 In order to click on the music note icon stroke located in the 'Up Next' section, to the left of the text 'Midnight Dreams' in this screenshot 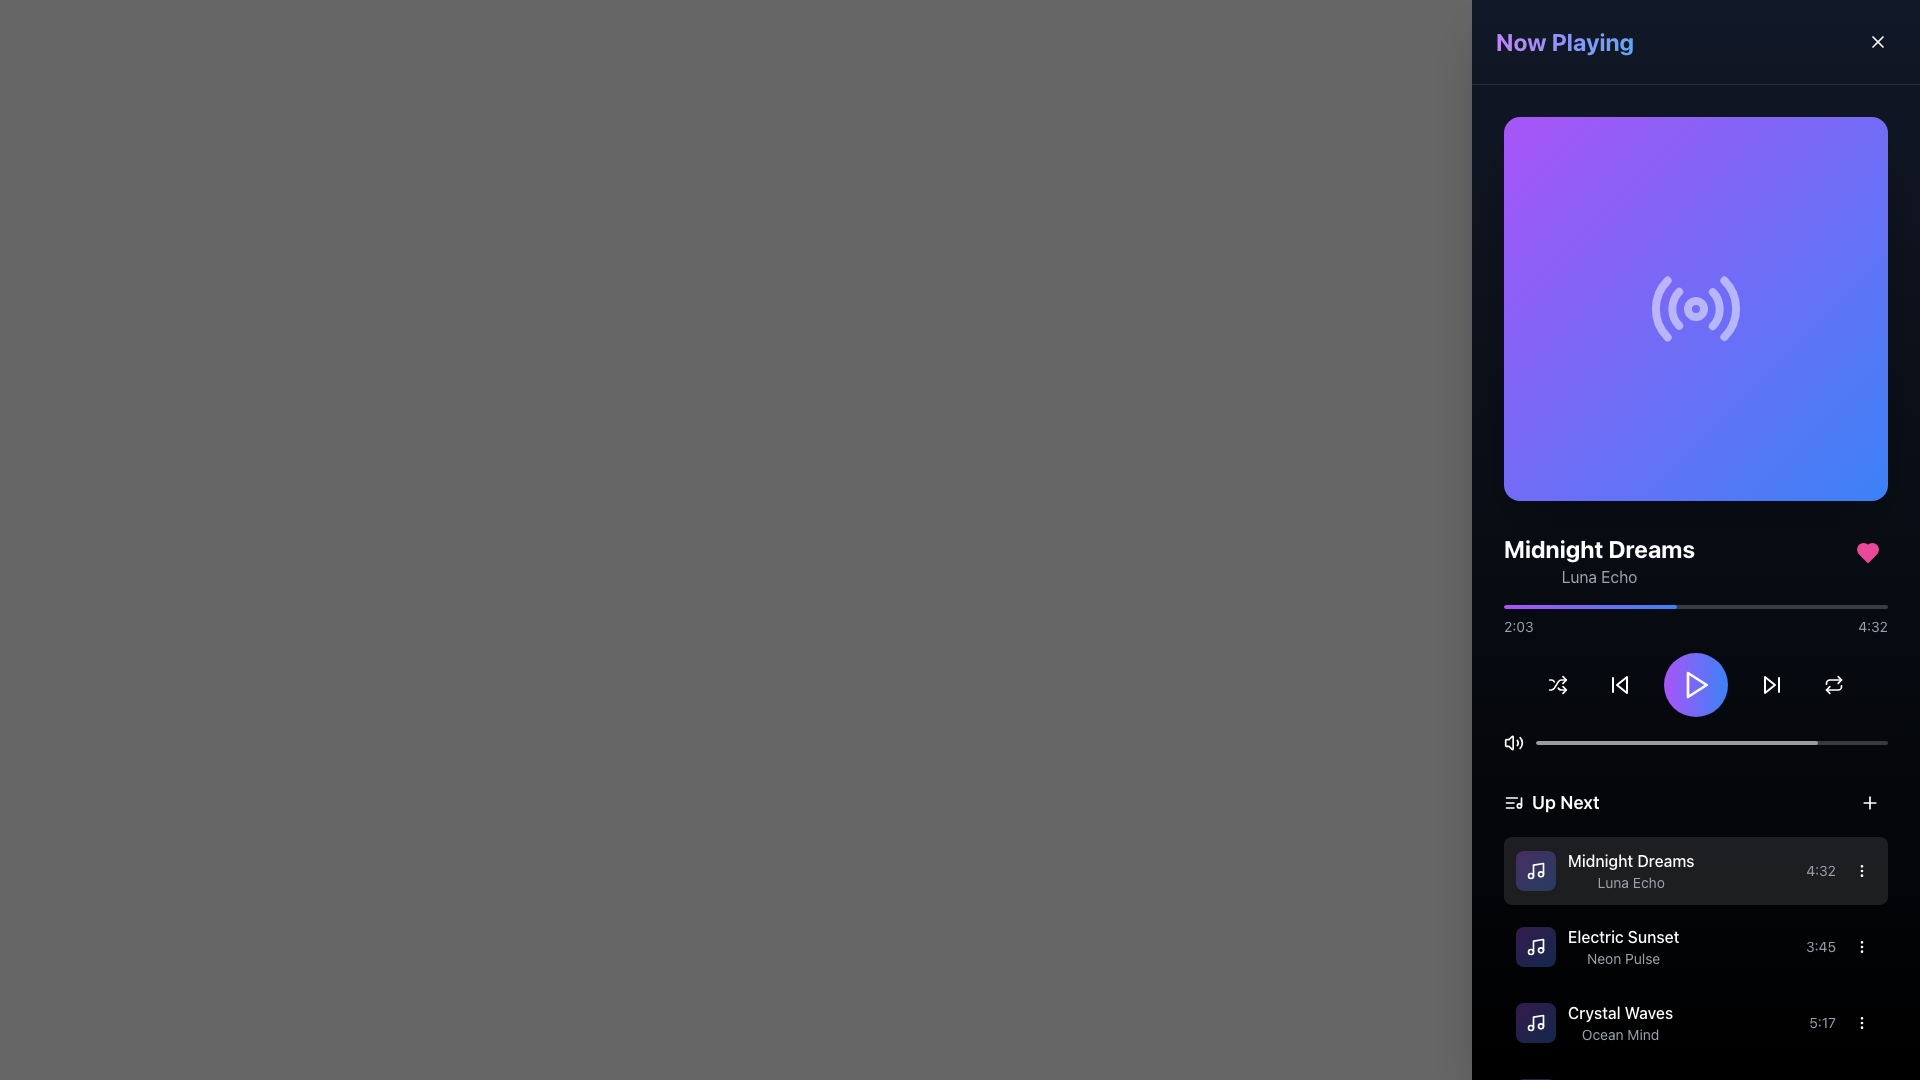, I will do `click(1537, 1021)`.